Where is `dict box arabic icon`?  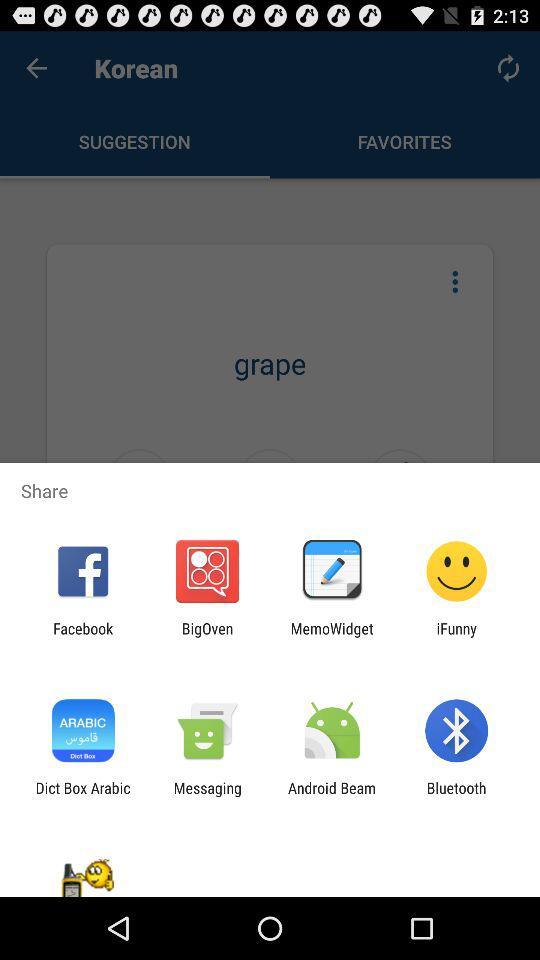 dict box arabic icon is located at coordinates (82, 796).